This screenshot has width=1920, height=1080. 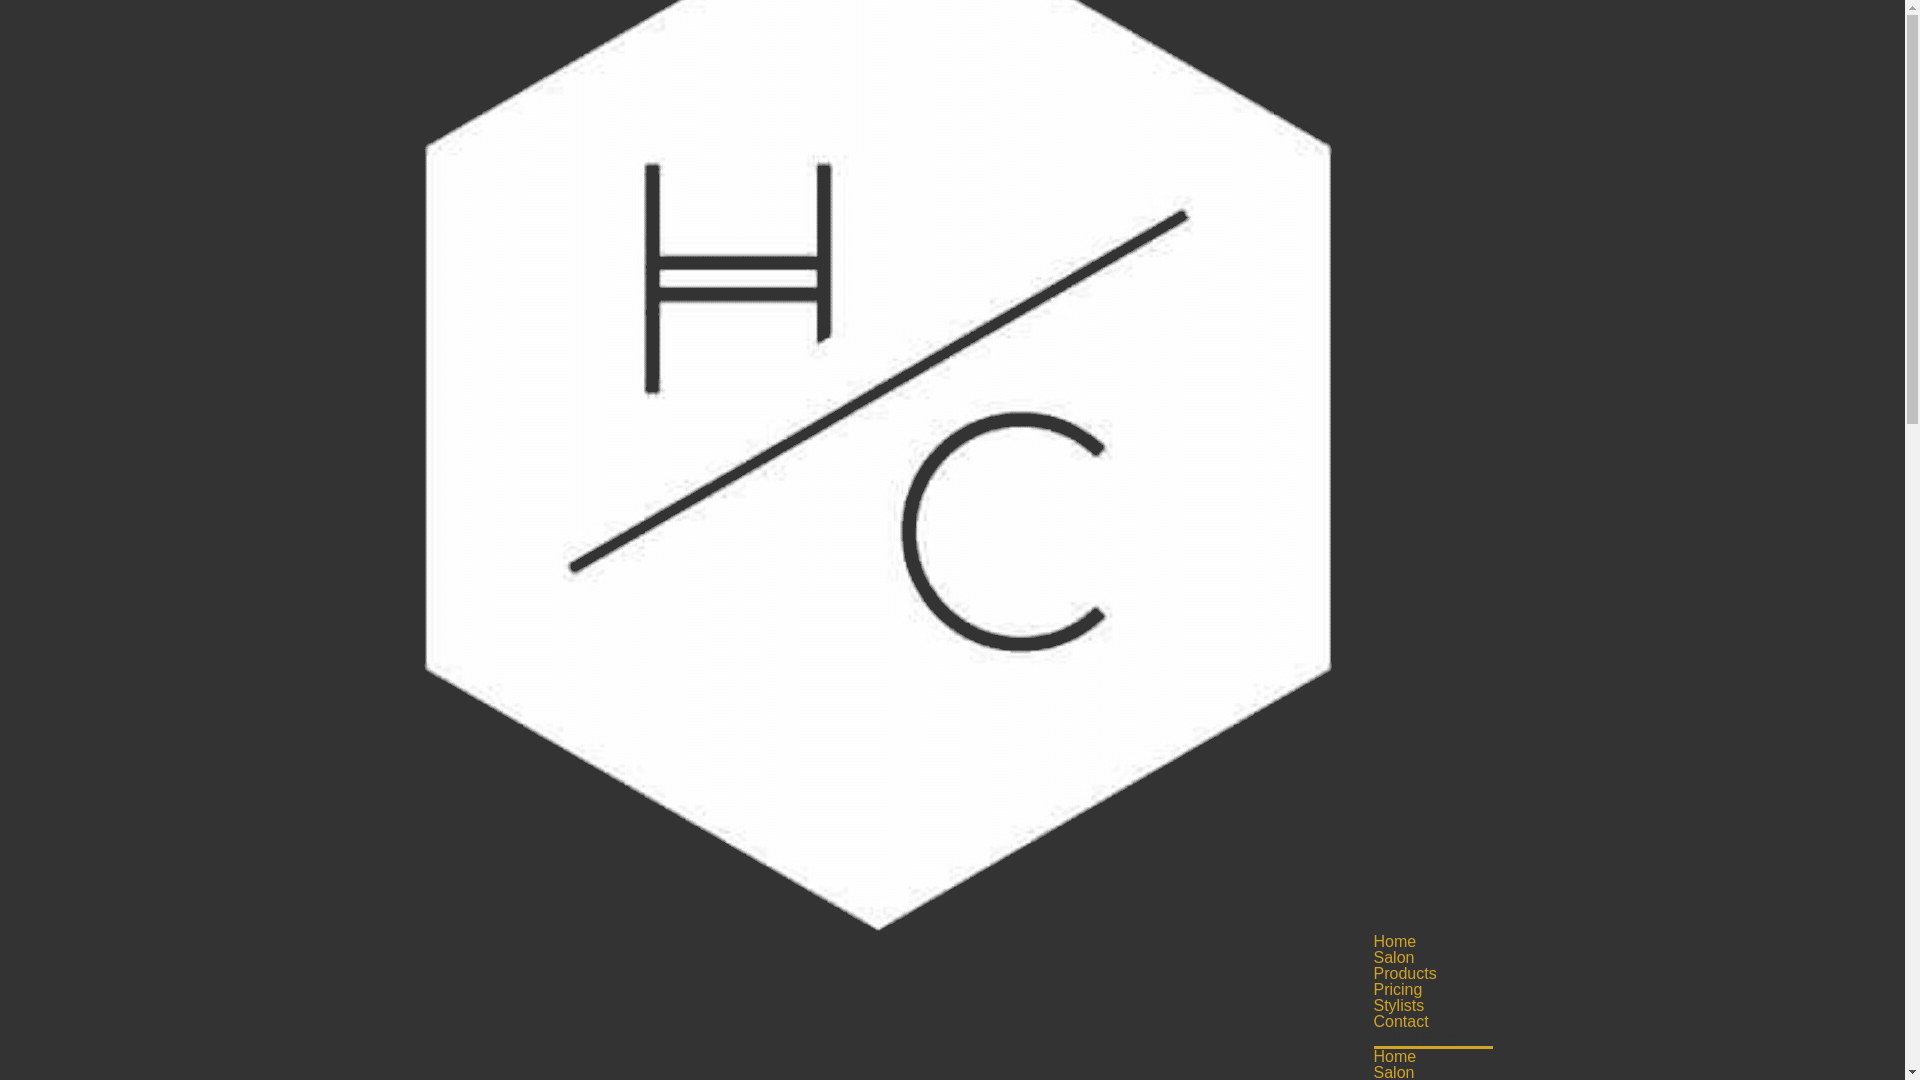 I want to click on 'Pricing', so click(x=1397, y=990).